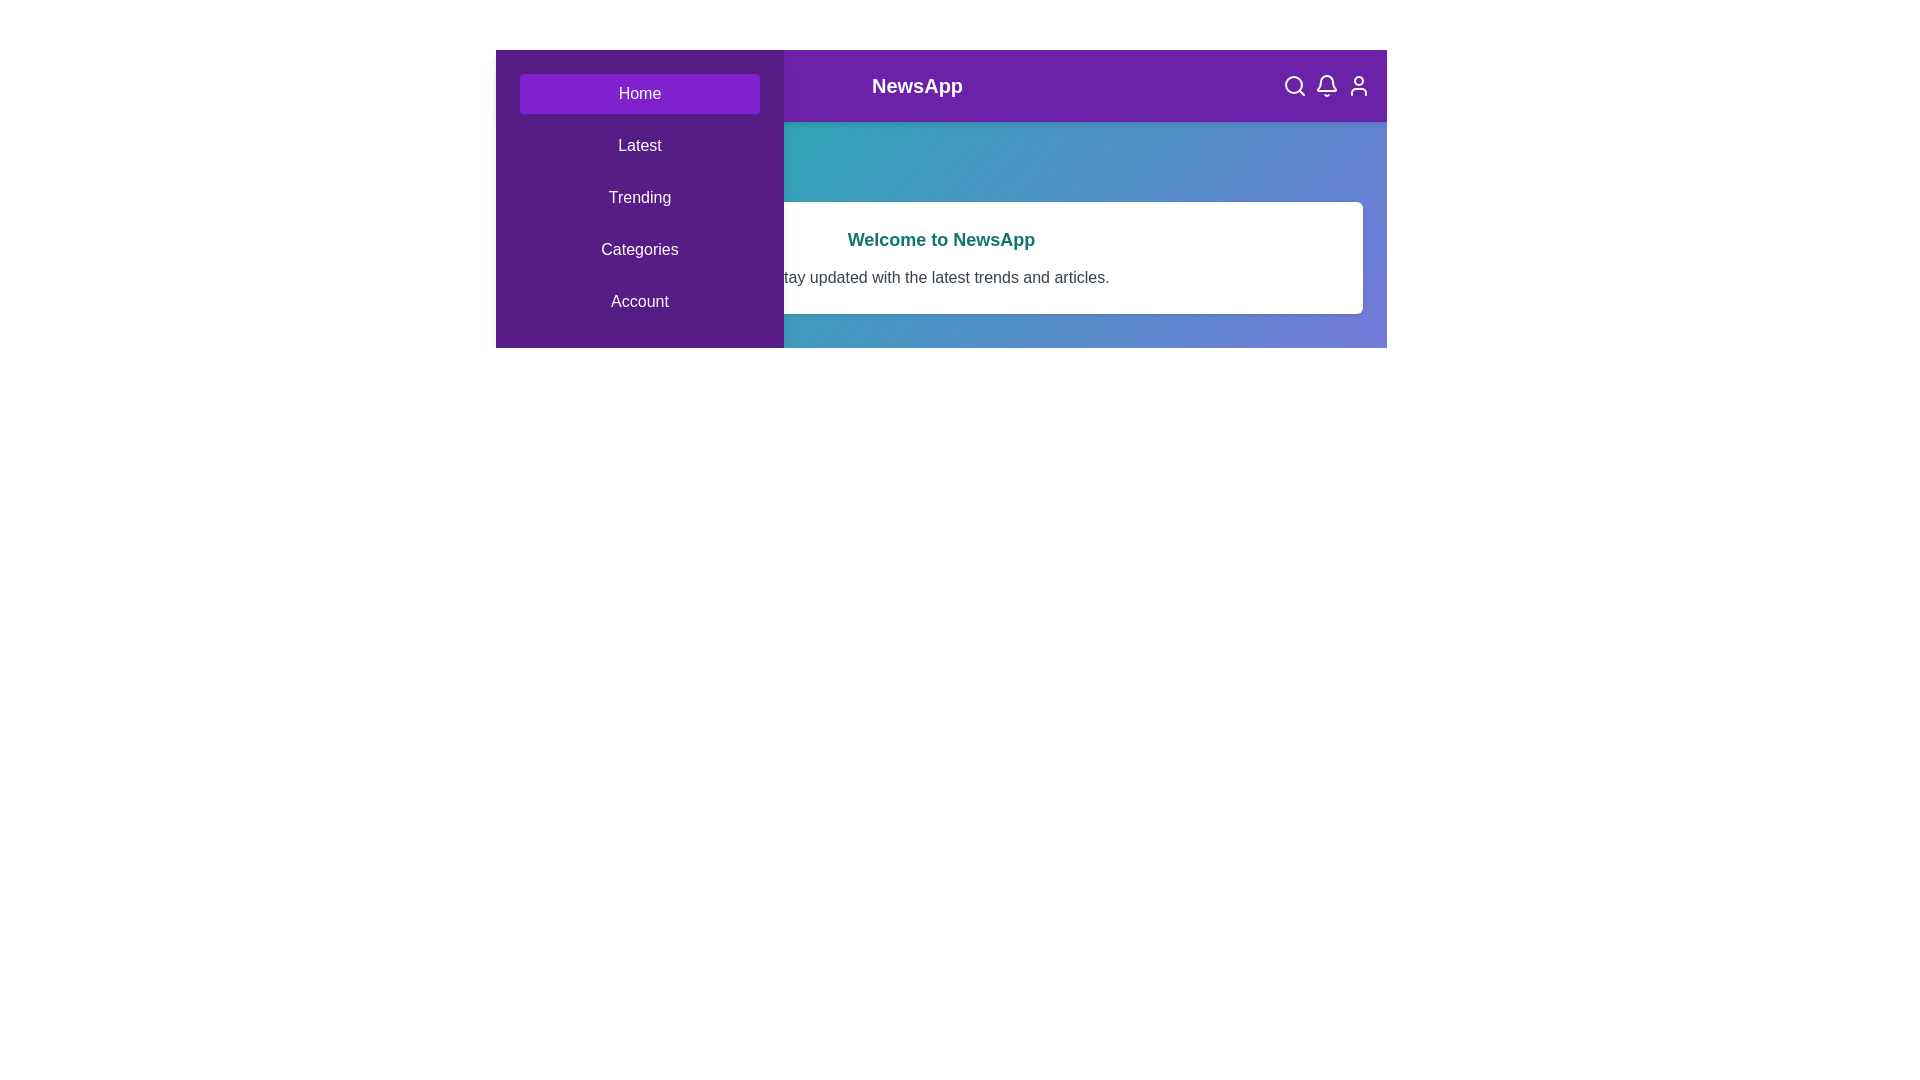  I want to click on the Categories navigation tab, so click(638, 249).